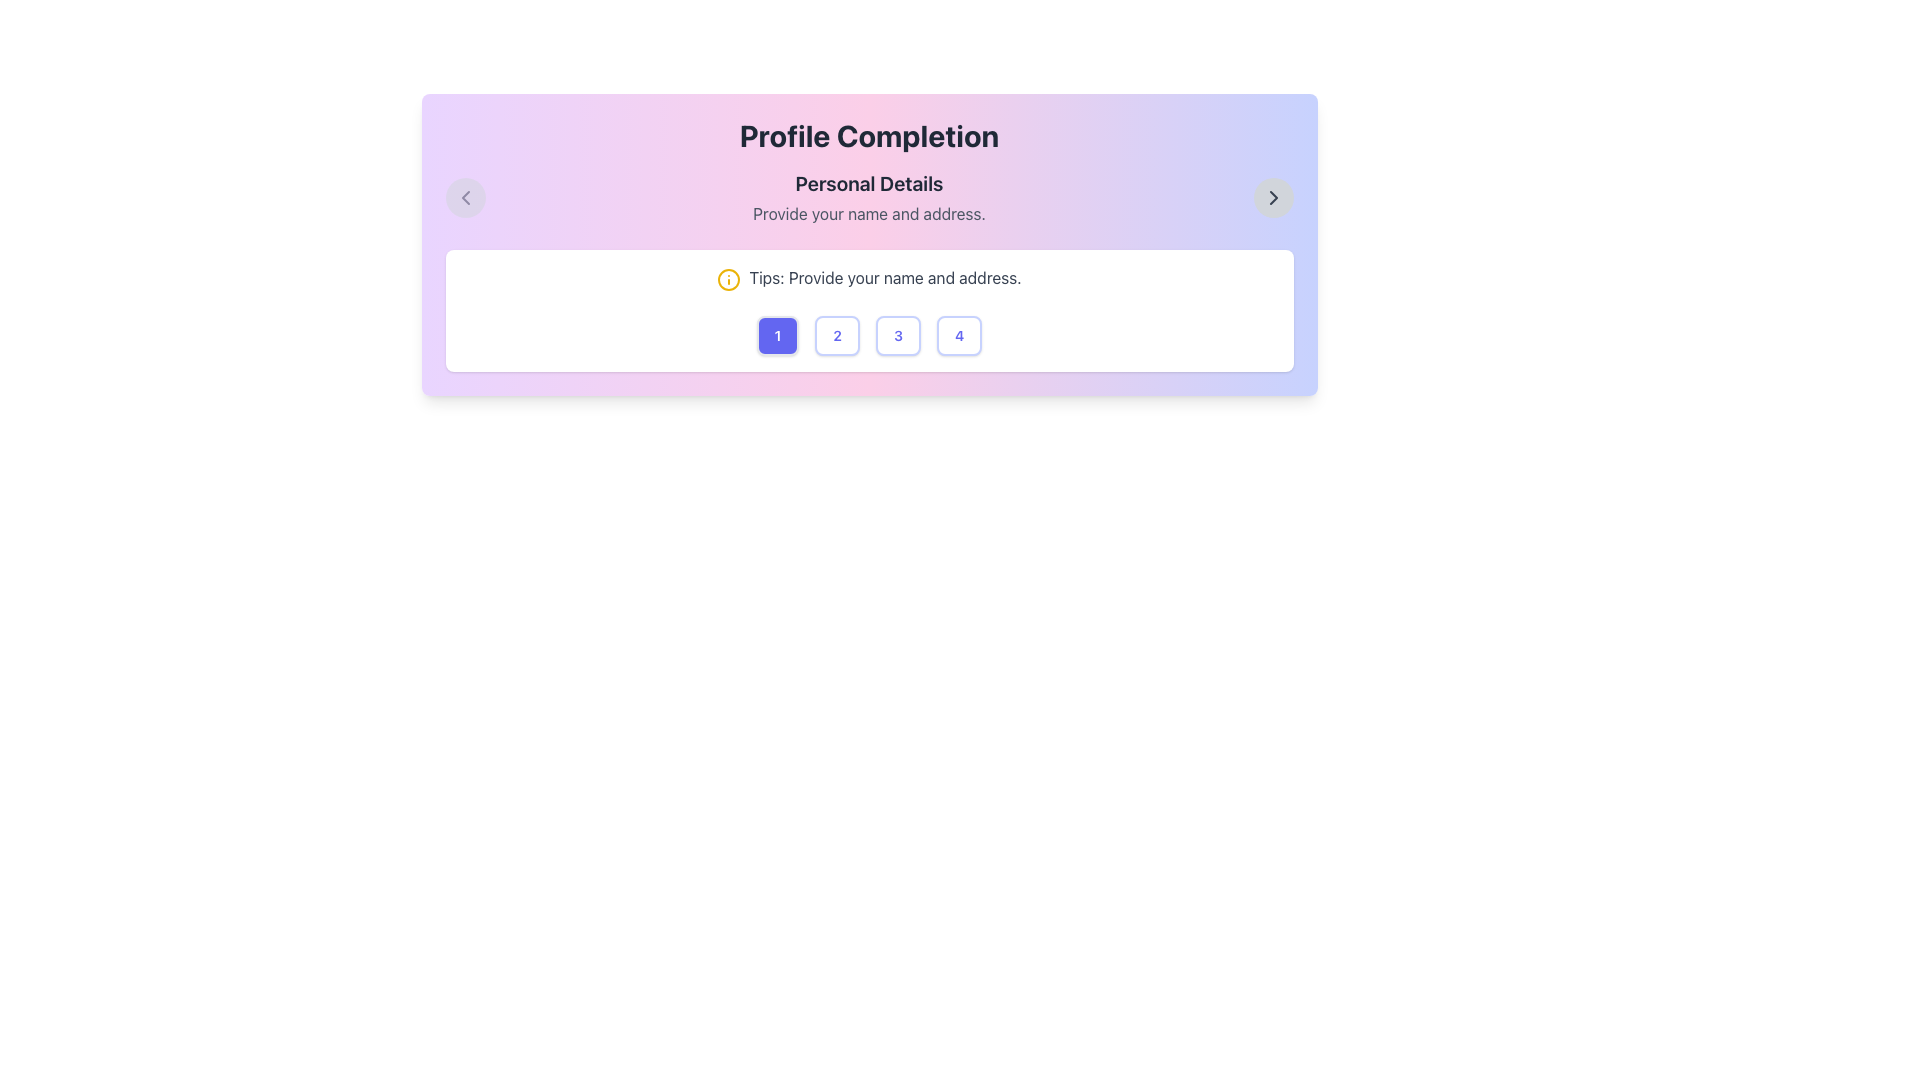 The width and height of the screenshot is (1920, 1080). Describe the element at coordinates (958, 334) in the screenshot. I see `the fourth button in a group of buttons` at that location.